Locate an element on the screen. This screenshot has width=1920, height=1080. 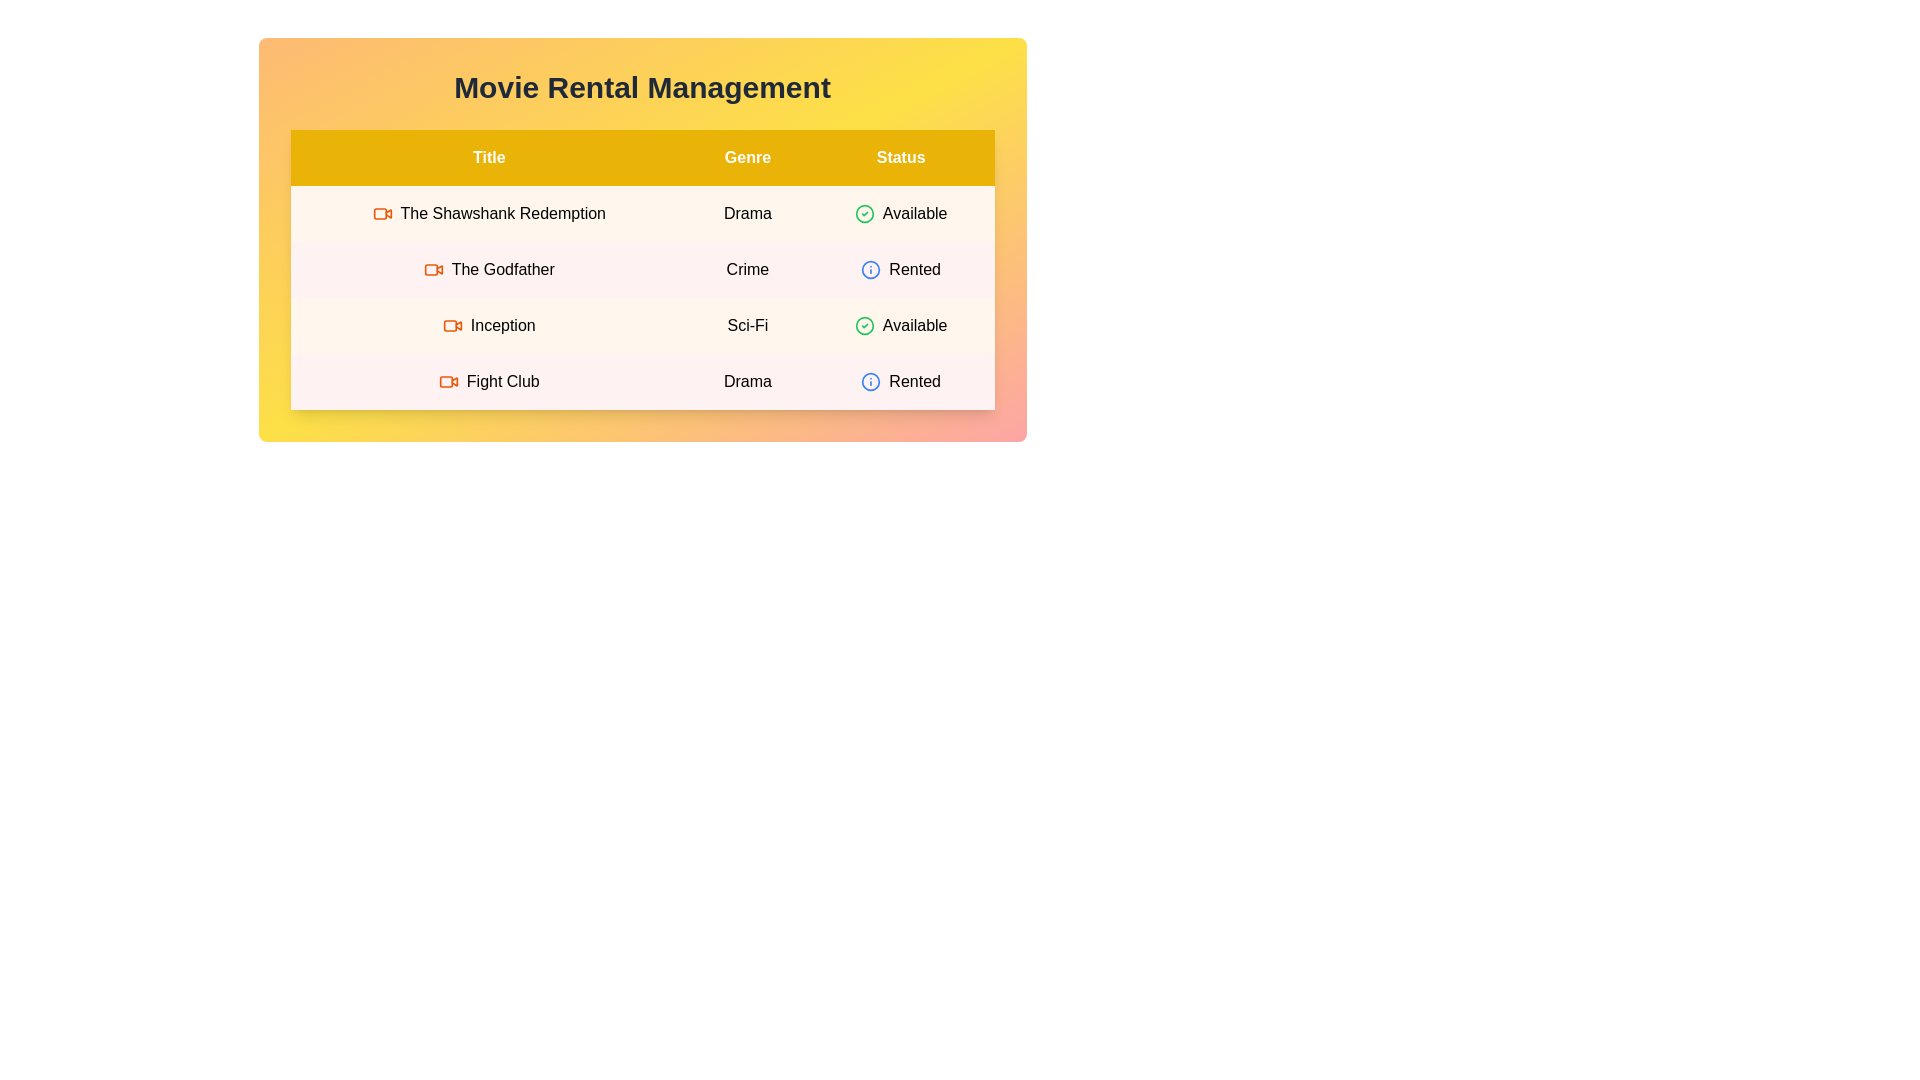
the status icon for the movie 'The Shawshank Redemption' to view its rental status details is located at coordinates (864, 213).